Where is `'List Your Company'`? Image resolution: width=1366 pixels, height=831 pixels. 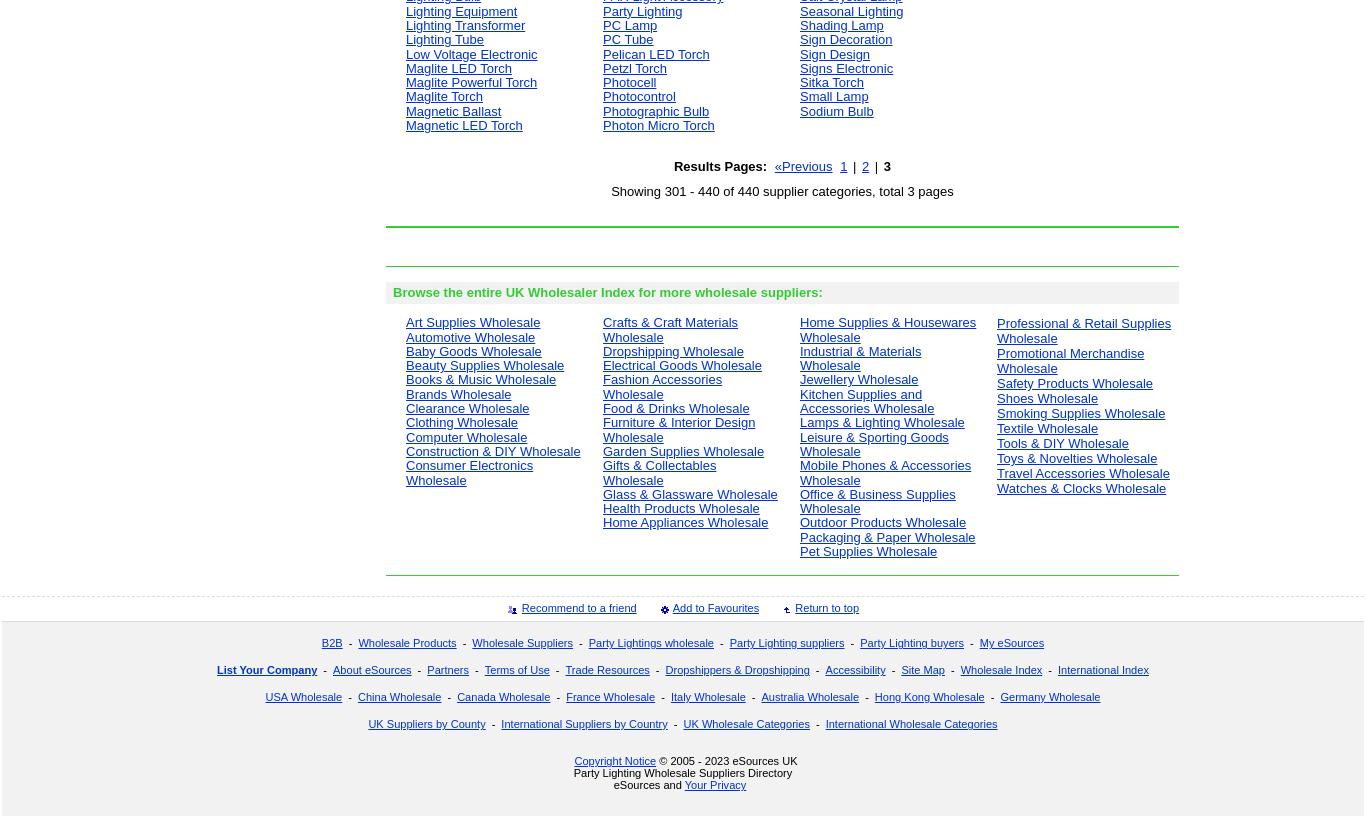 'List Your Company' is located at coordinates (216, 670).